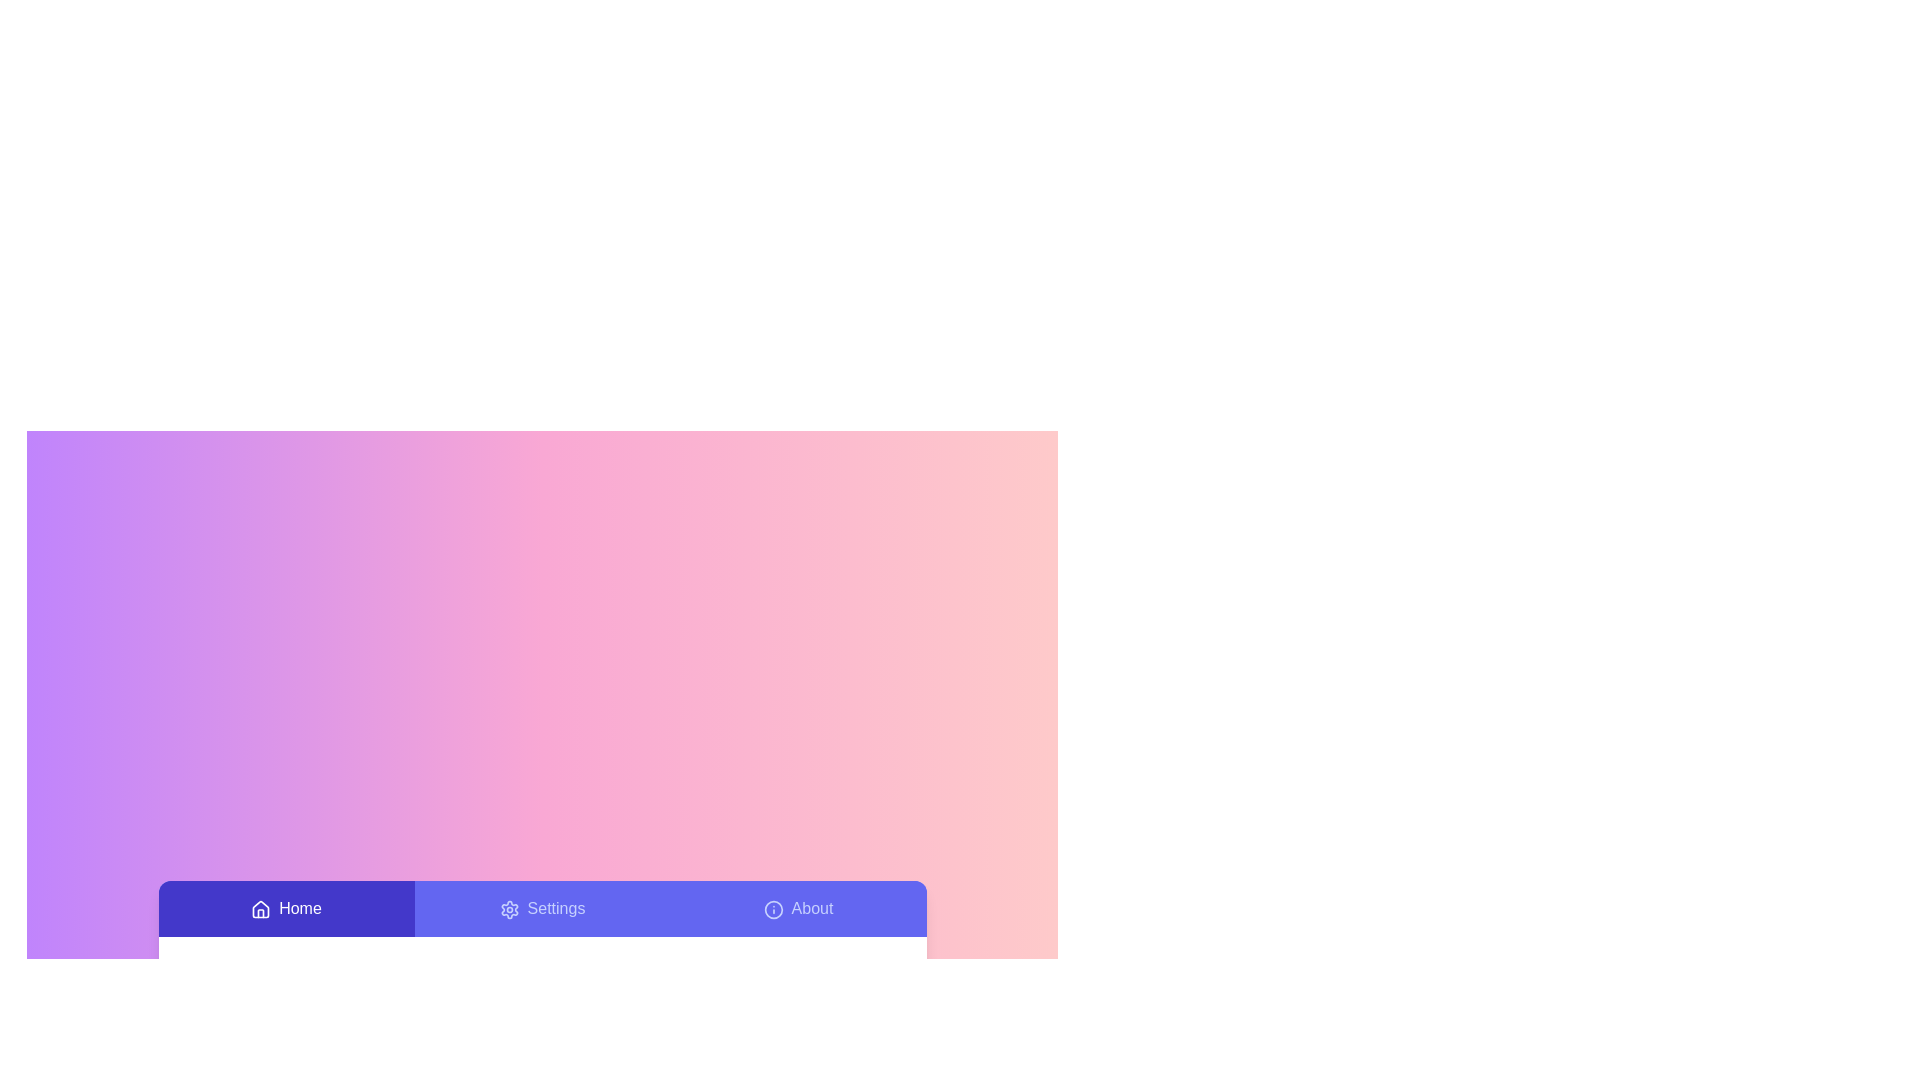  What do you see at coordinates (542, 909) in the screenshot?
I see `the Settings tab to activate it` at bounding box center [542, 909].